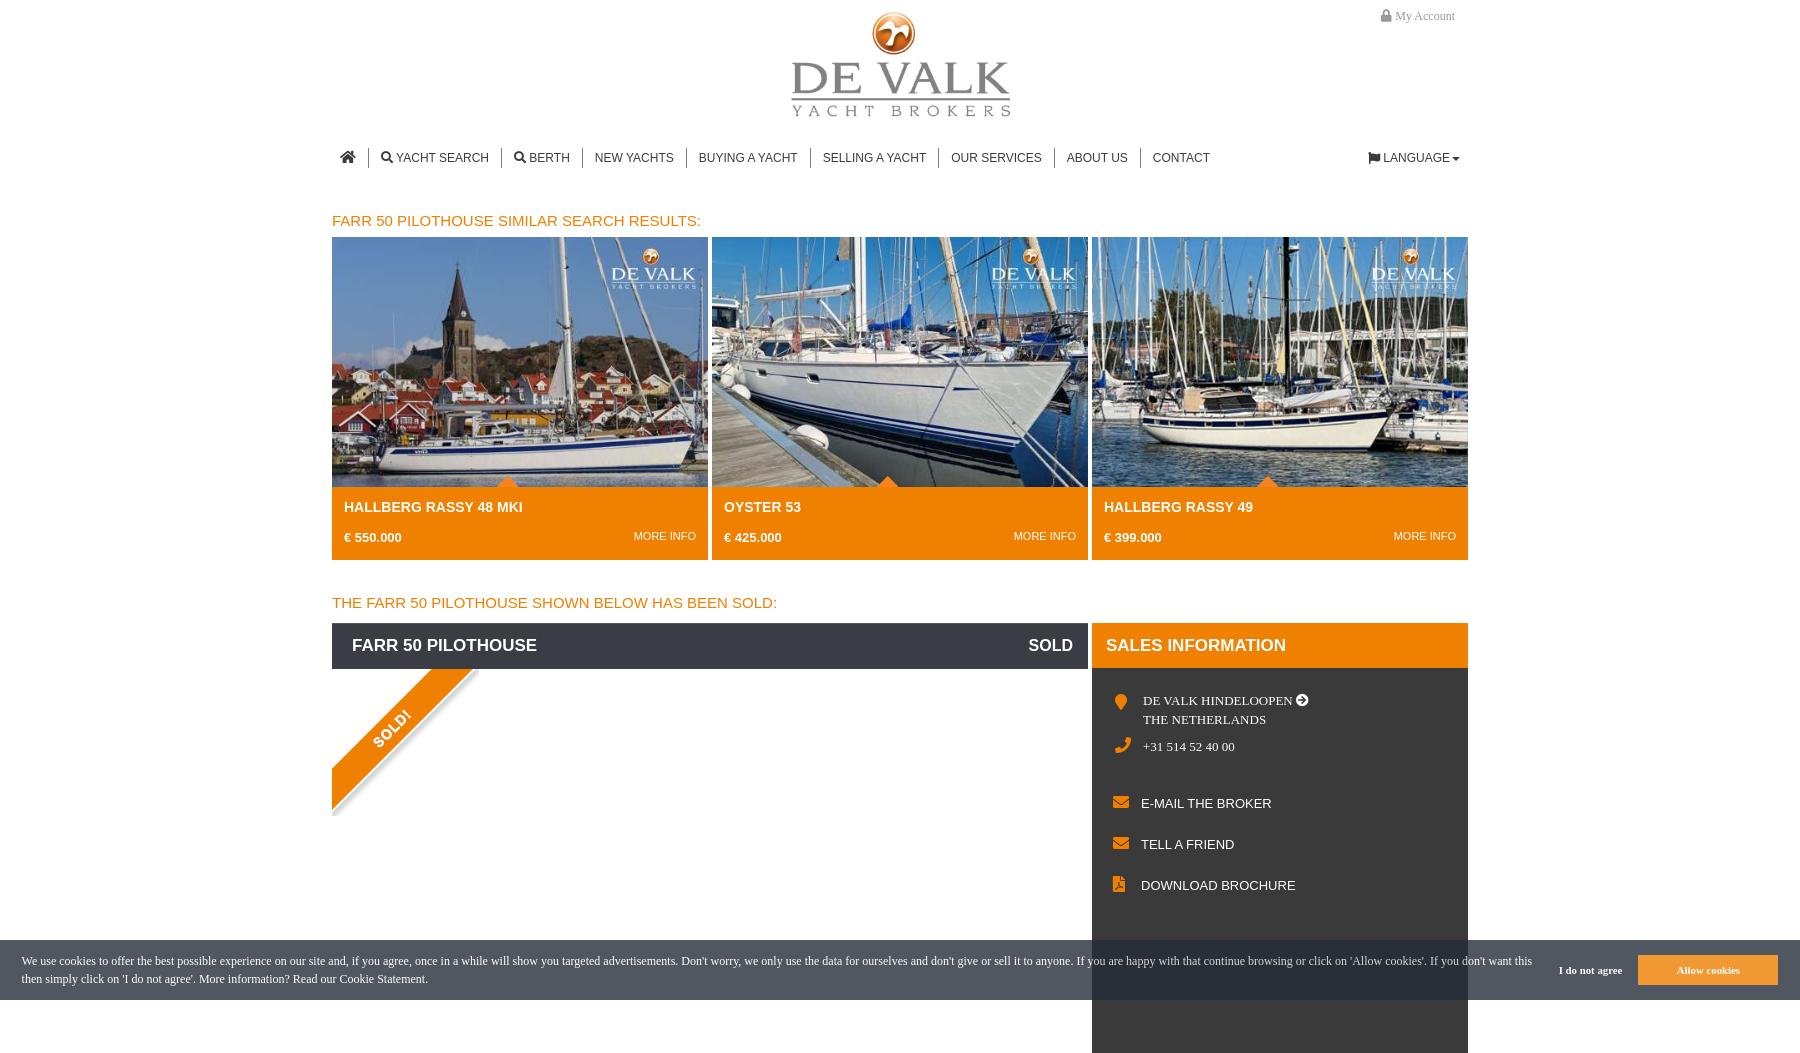 This screenshot has width=1800, height=1053. I want to click on 'sold', so click(1048, 643).